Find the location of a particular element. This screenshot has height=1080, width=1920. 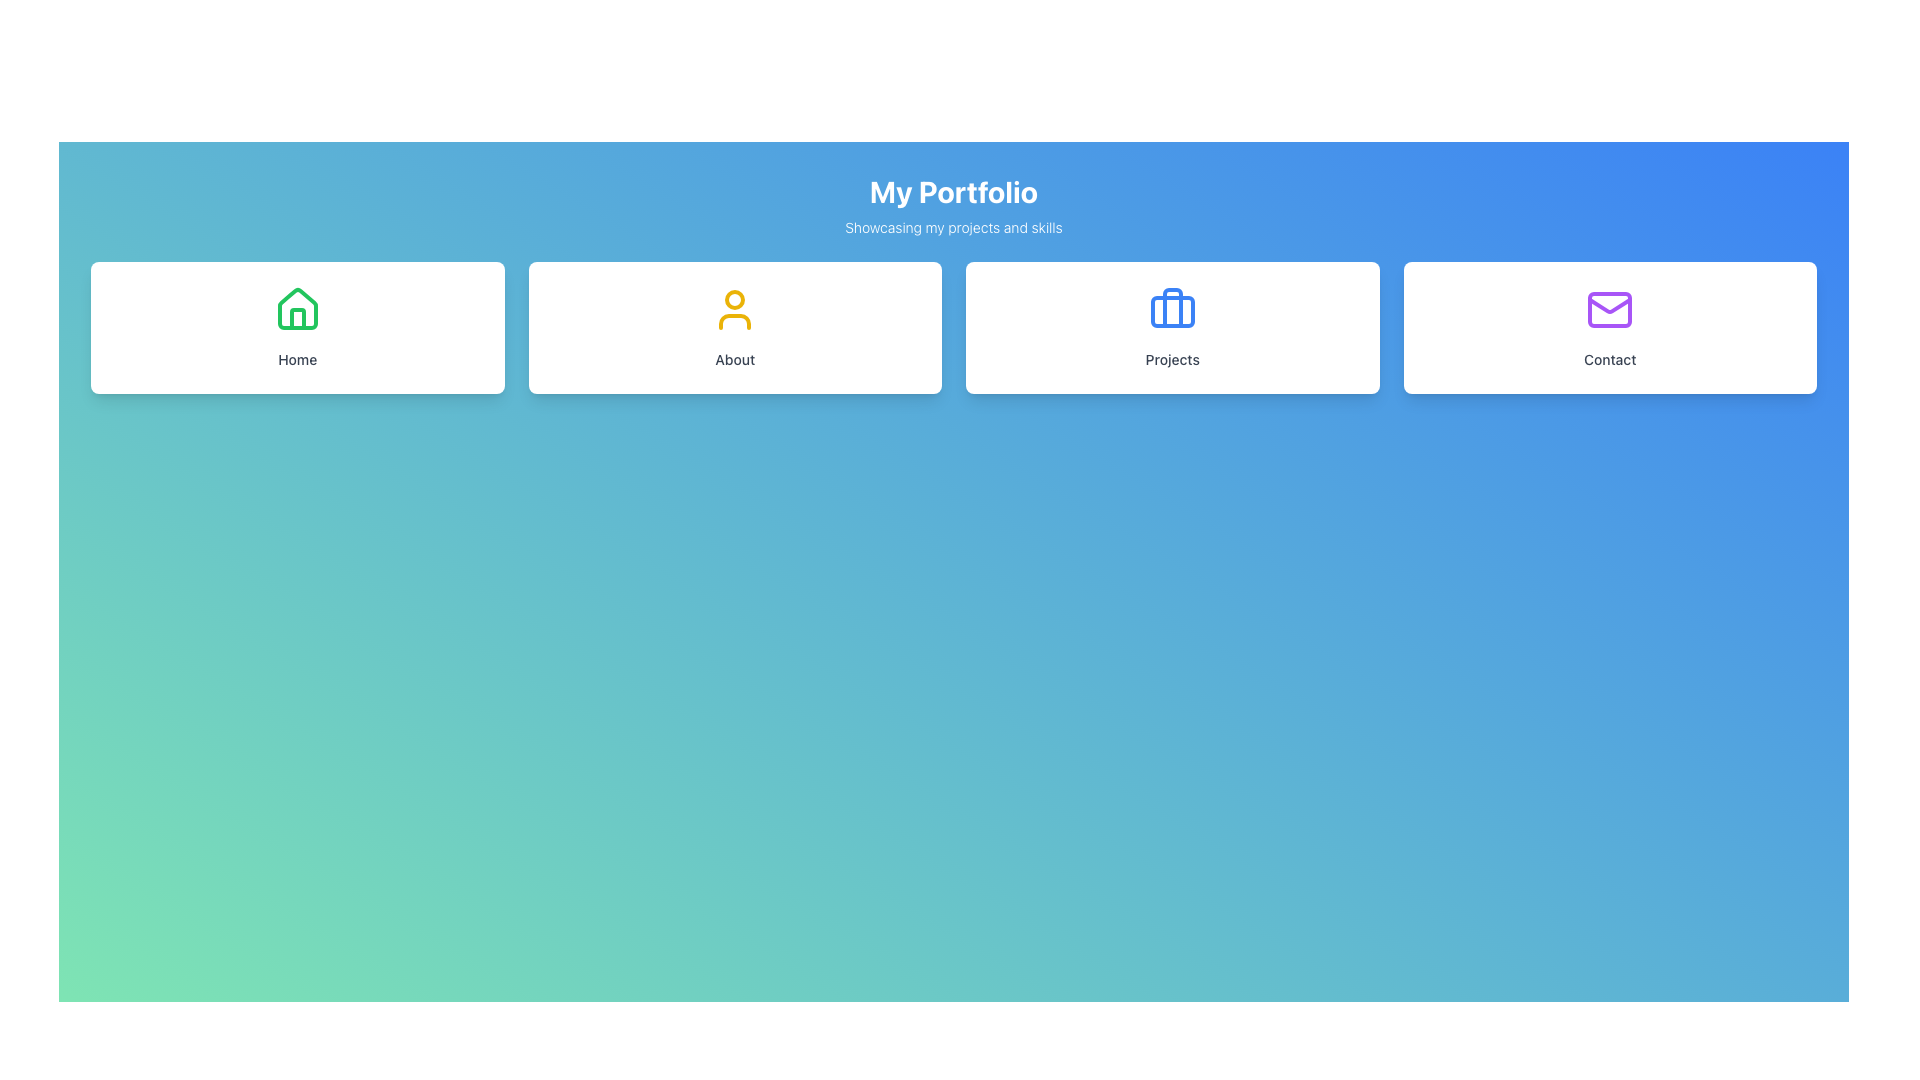

the SVG graphic component of the briefcase icon located in the center of the 'Projects' card is located at coordinates (1172, 312).